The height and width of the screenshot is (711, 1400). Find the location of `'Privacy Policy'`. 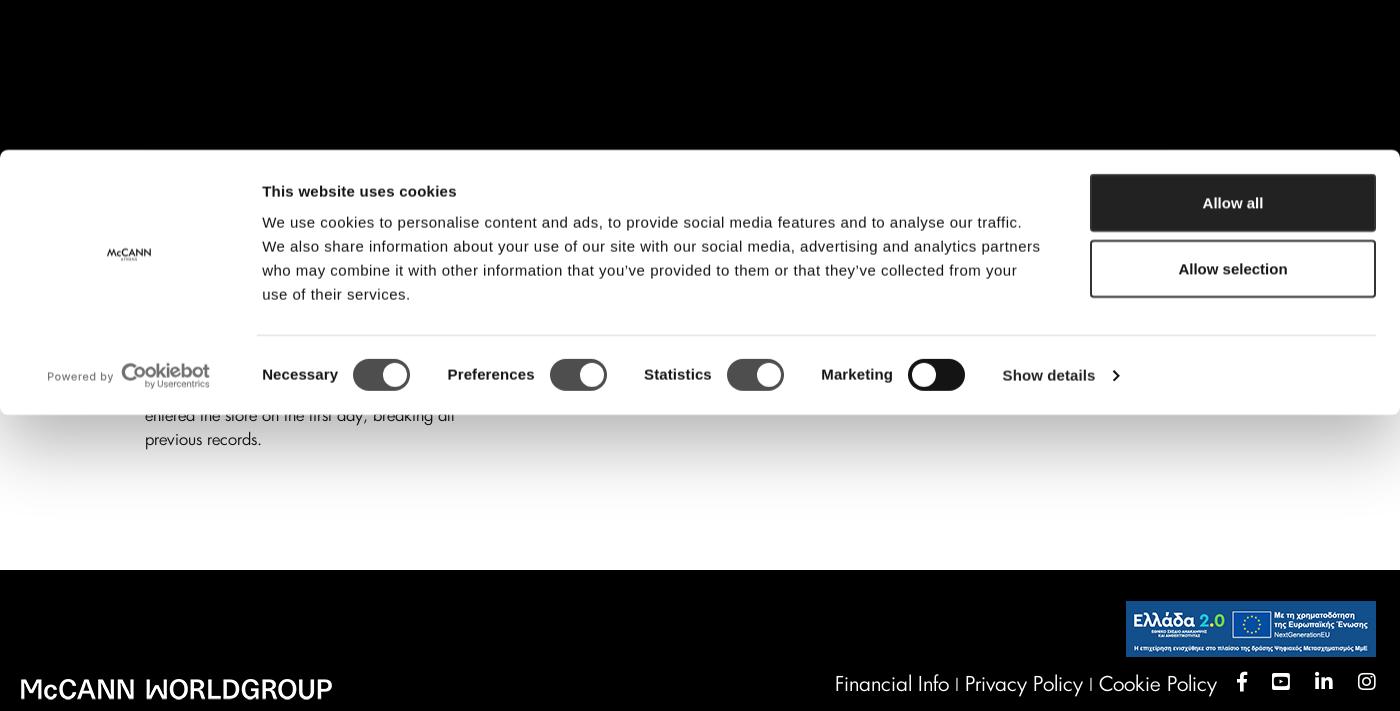

'Privacy Policy' is located at coordinates (1023, 684).